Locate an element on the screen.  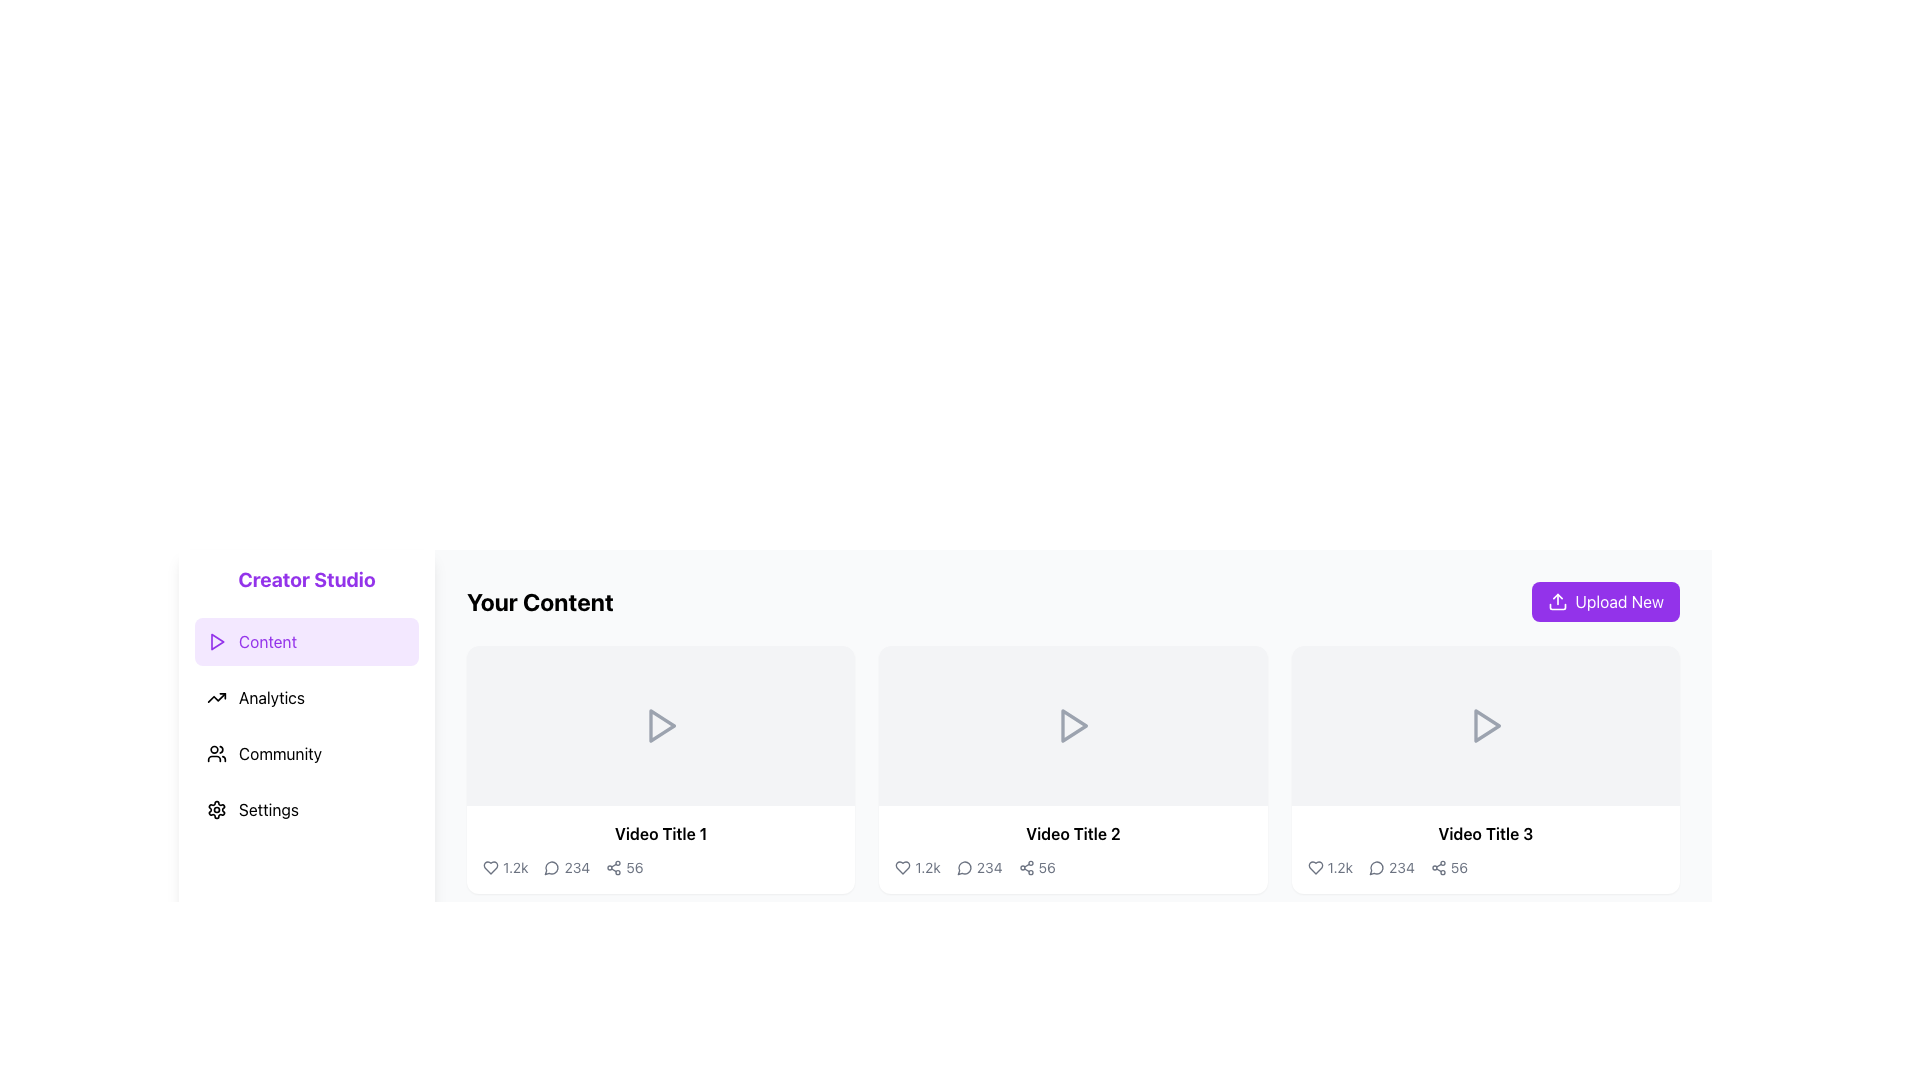
numeric text '234' indicating the comment count located within the third content card under 'Your Content', positioned between the speech bubble icon and a shares count text is located at coordinates (1400, 866).